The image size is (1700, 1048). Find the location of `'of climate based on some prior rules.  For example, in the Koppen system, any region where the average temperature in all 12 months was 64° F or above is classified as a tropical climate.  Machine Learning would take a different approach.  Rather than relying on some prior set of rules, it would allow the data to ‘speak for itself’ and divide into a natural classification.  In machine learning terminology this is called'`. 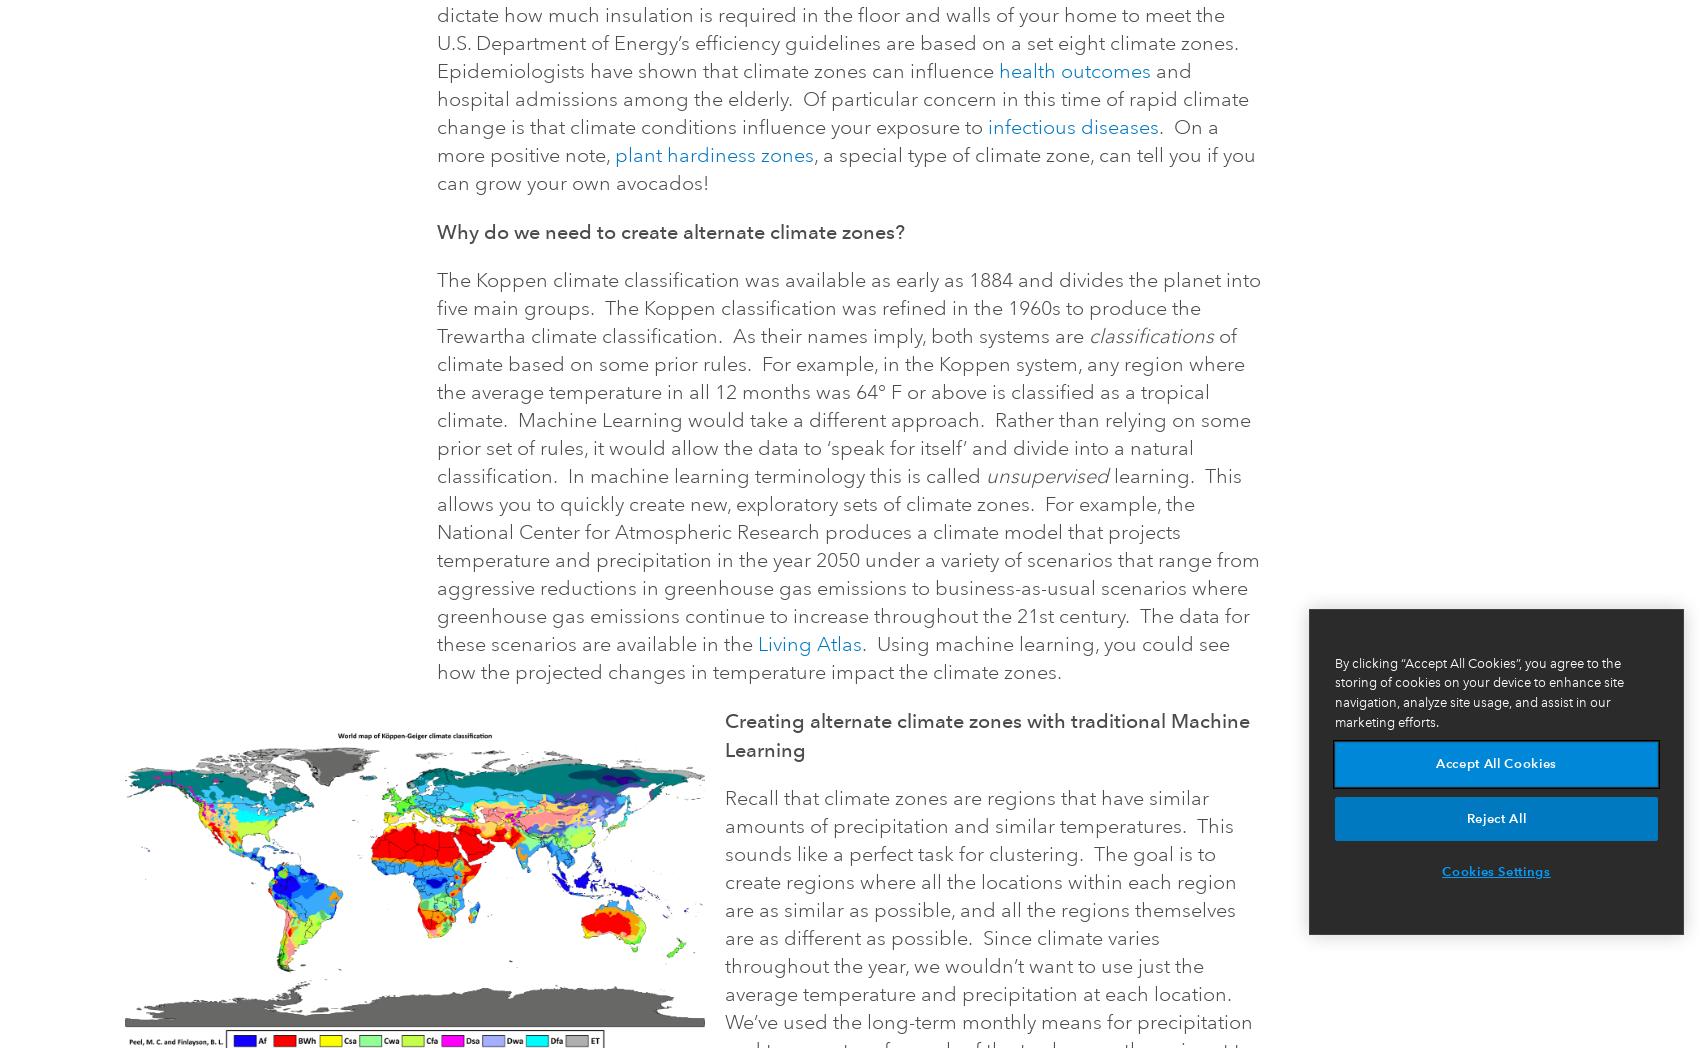

'of climate based on some prior rules.  For example, in the Koppen system, any region where the average temperature in all 12 months was 64° F or above is classified as a tropical climate.  Machine Learning would take a different approach.  Rather than relying on some prior set of rules, it would allow the data to ‘speak for itself’ and divide into a natural classification.  In machine learning terminology this is called' is located at coordinates (843, 406).